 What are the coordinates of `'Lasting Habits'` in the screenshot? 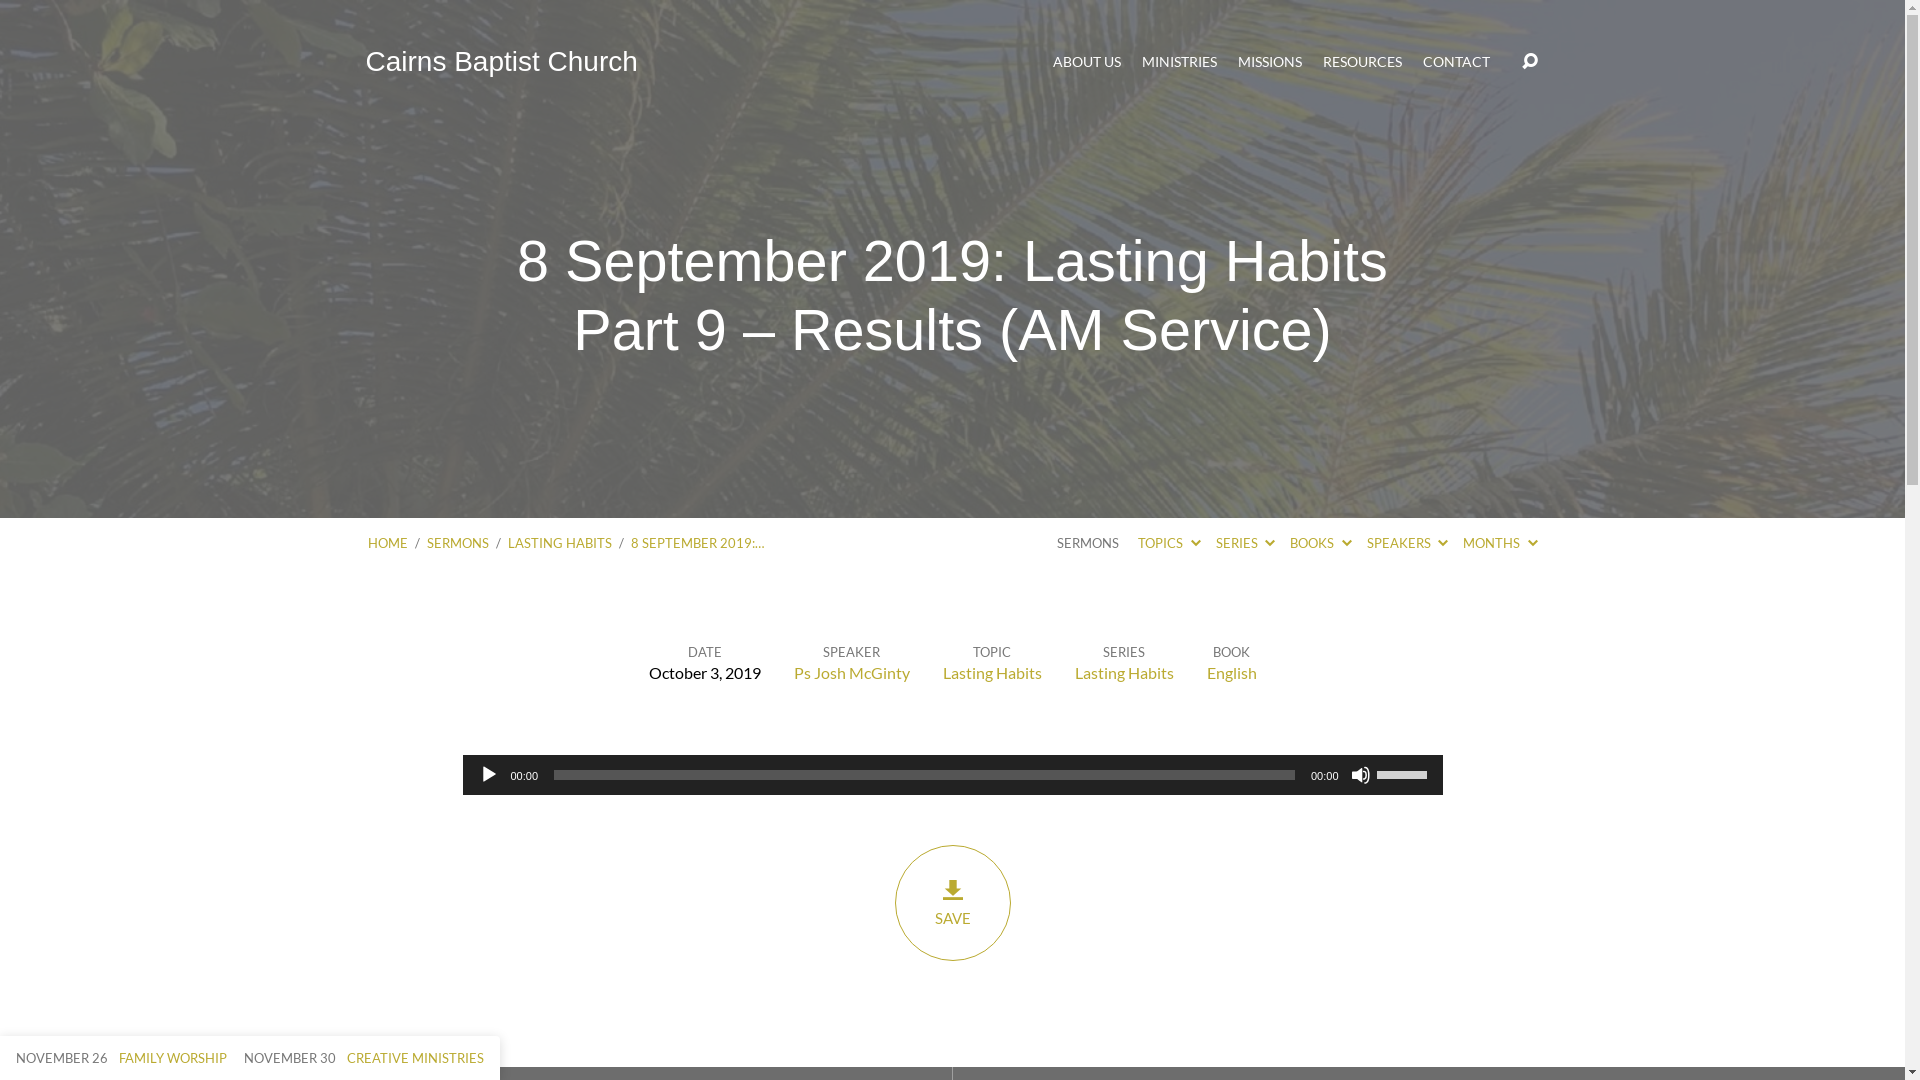 It's located at (991, 672).